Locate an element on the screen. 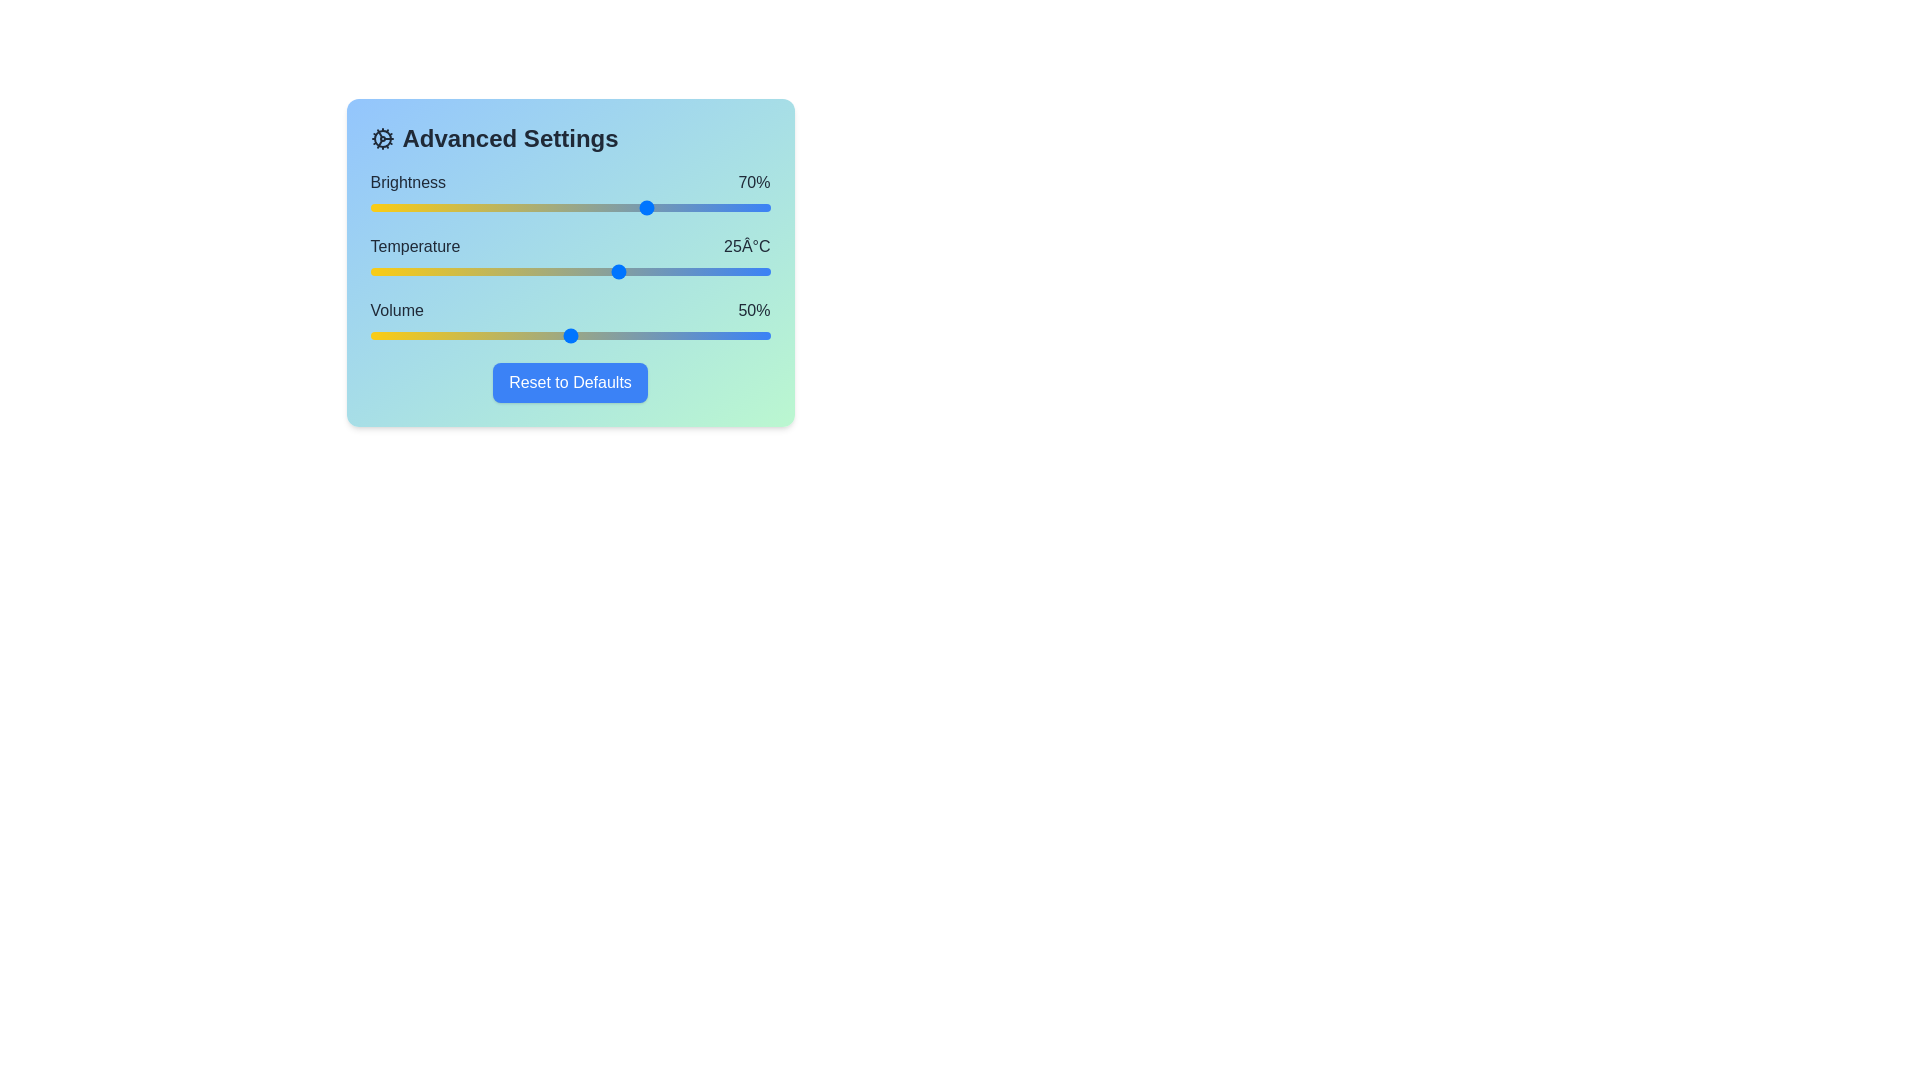 This screenshot has height=1080, width=1920. the text label Temperature to select it is located at coordinates (413, 245).